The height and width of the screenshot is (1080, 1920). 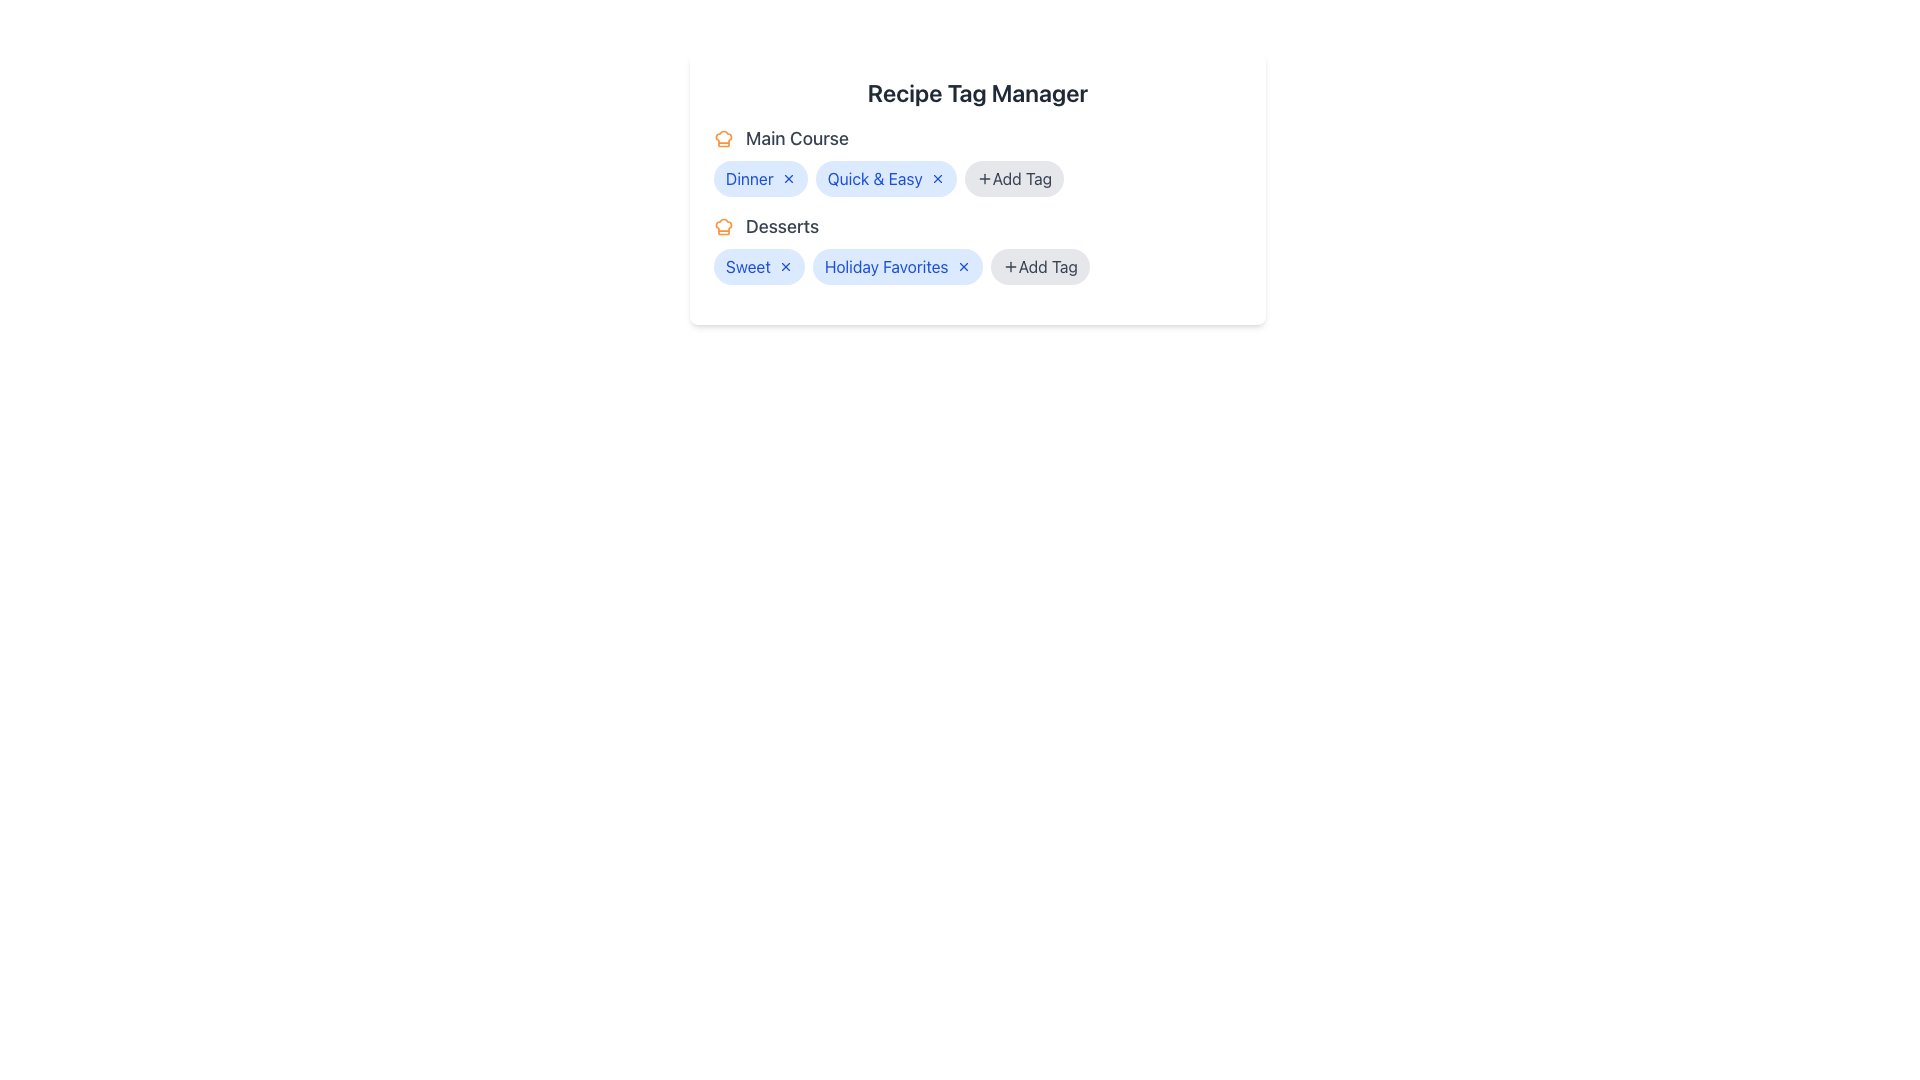 I want to click on the 'Sweet' text label located in the 'Desserts' section of the 'Recipe Tag Manager', which is part of a pill-shaped tag positioned to the left of the 'Holiday Favorites' tag, so click(x=747, y=265).